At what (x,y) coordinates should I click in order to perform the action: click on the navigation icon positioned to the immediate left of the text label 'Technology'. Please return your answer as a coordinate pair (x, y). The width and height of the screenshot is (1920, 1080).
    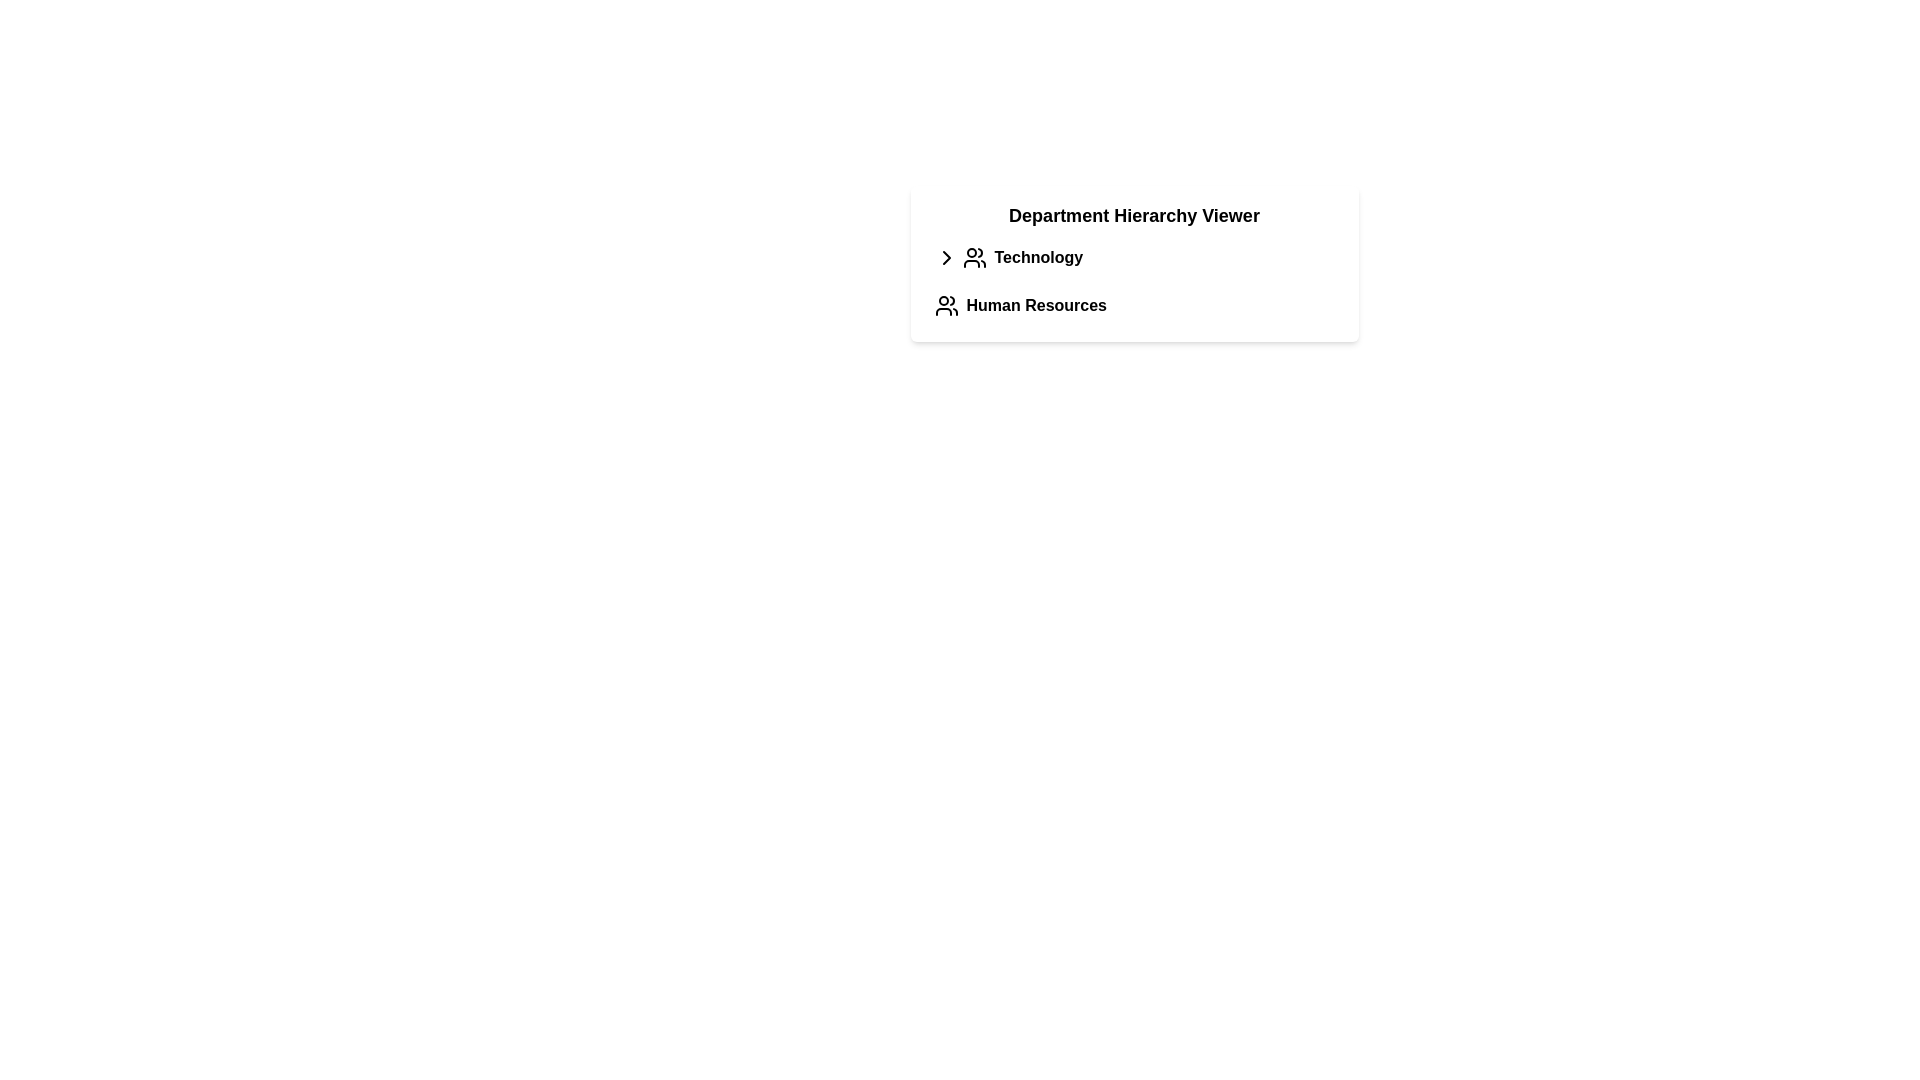
    Looking at the image, I should click on (945, 257).